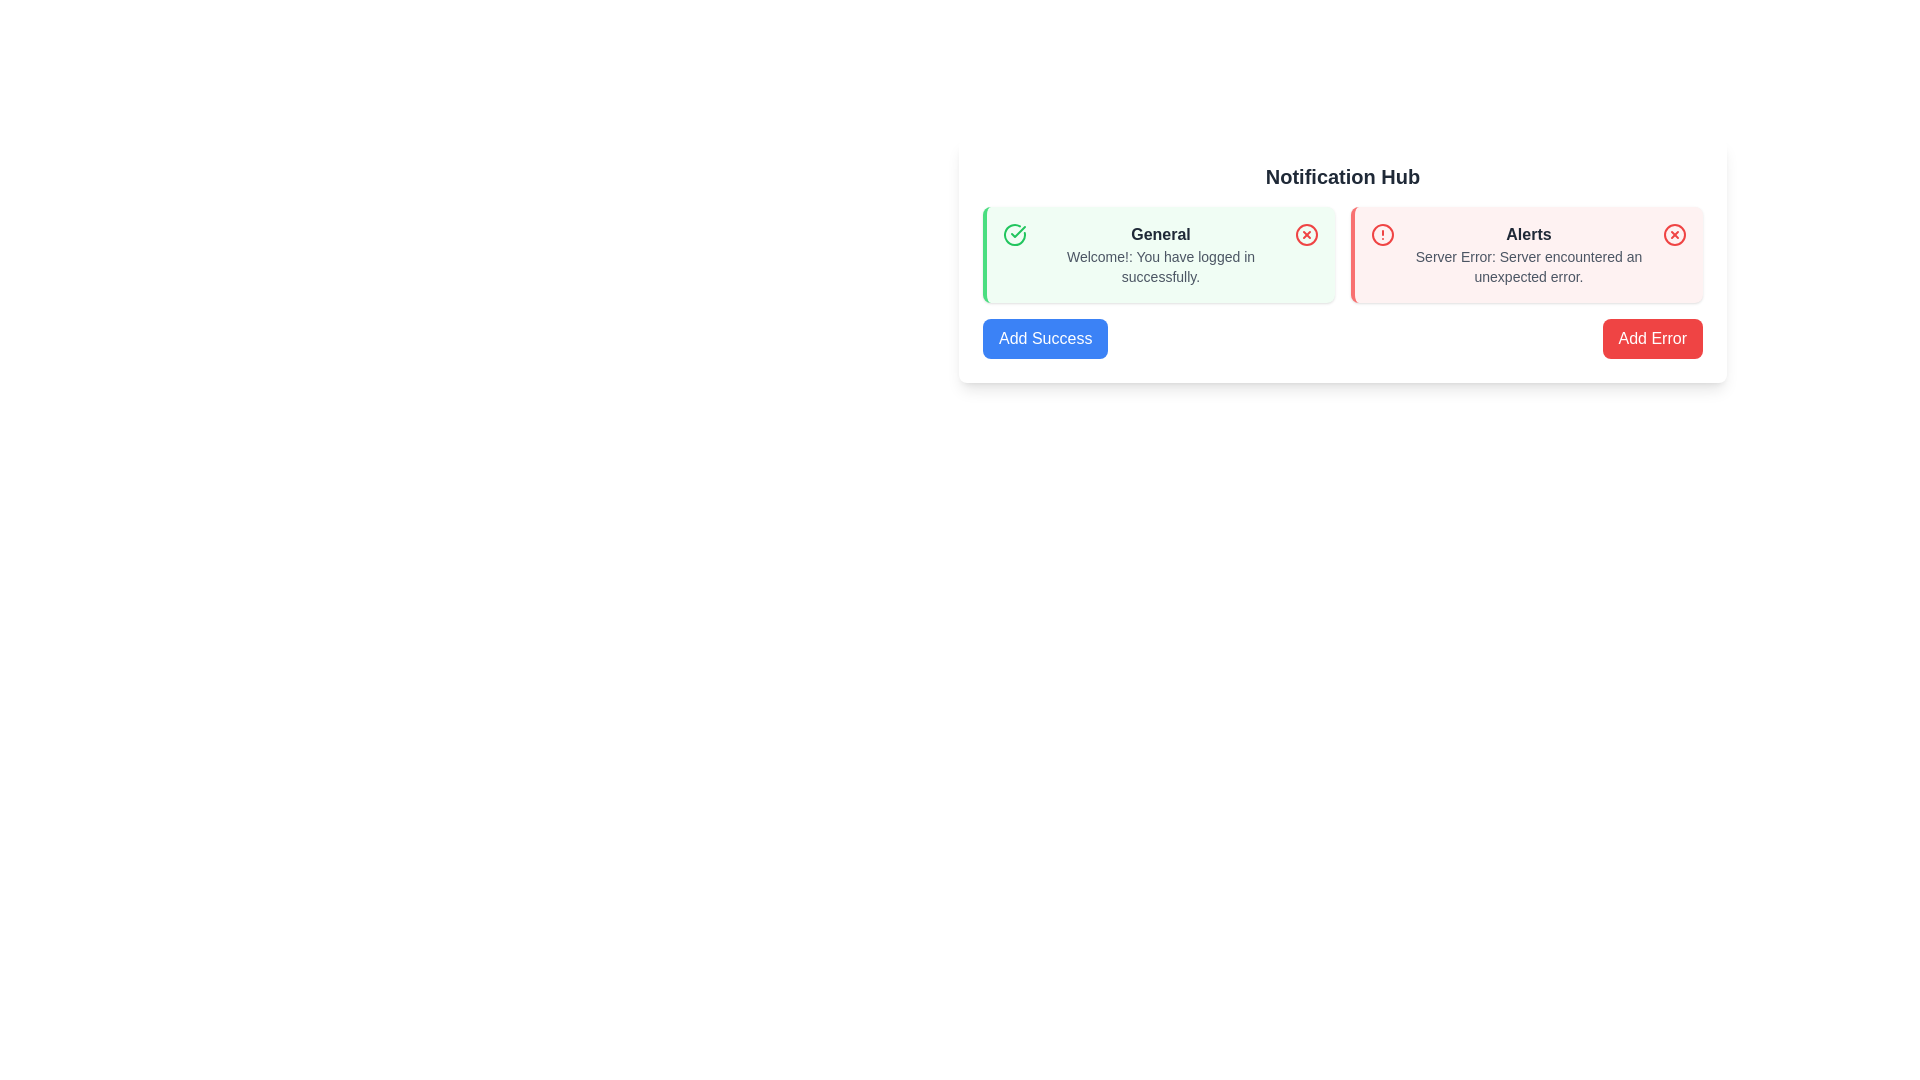 Image resolution: width=1920 pixels, height=1080 pixels. I want to click on the success notification box that indicates the user has logged in successfully, located in the upper left corner of the grid layout, so click(1158, 253).